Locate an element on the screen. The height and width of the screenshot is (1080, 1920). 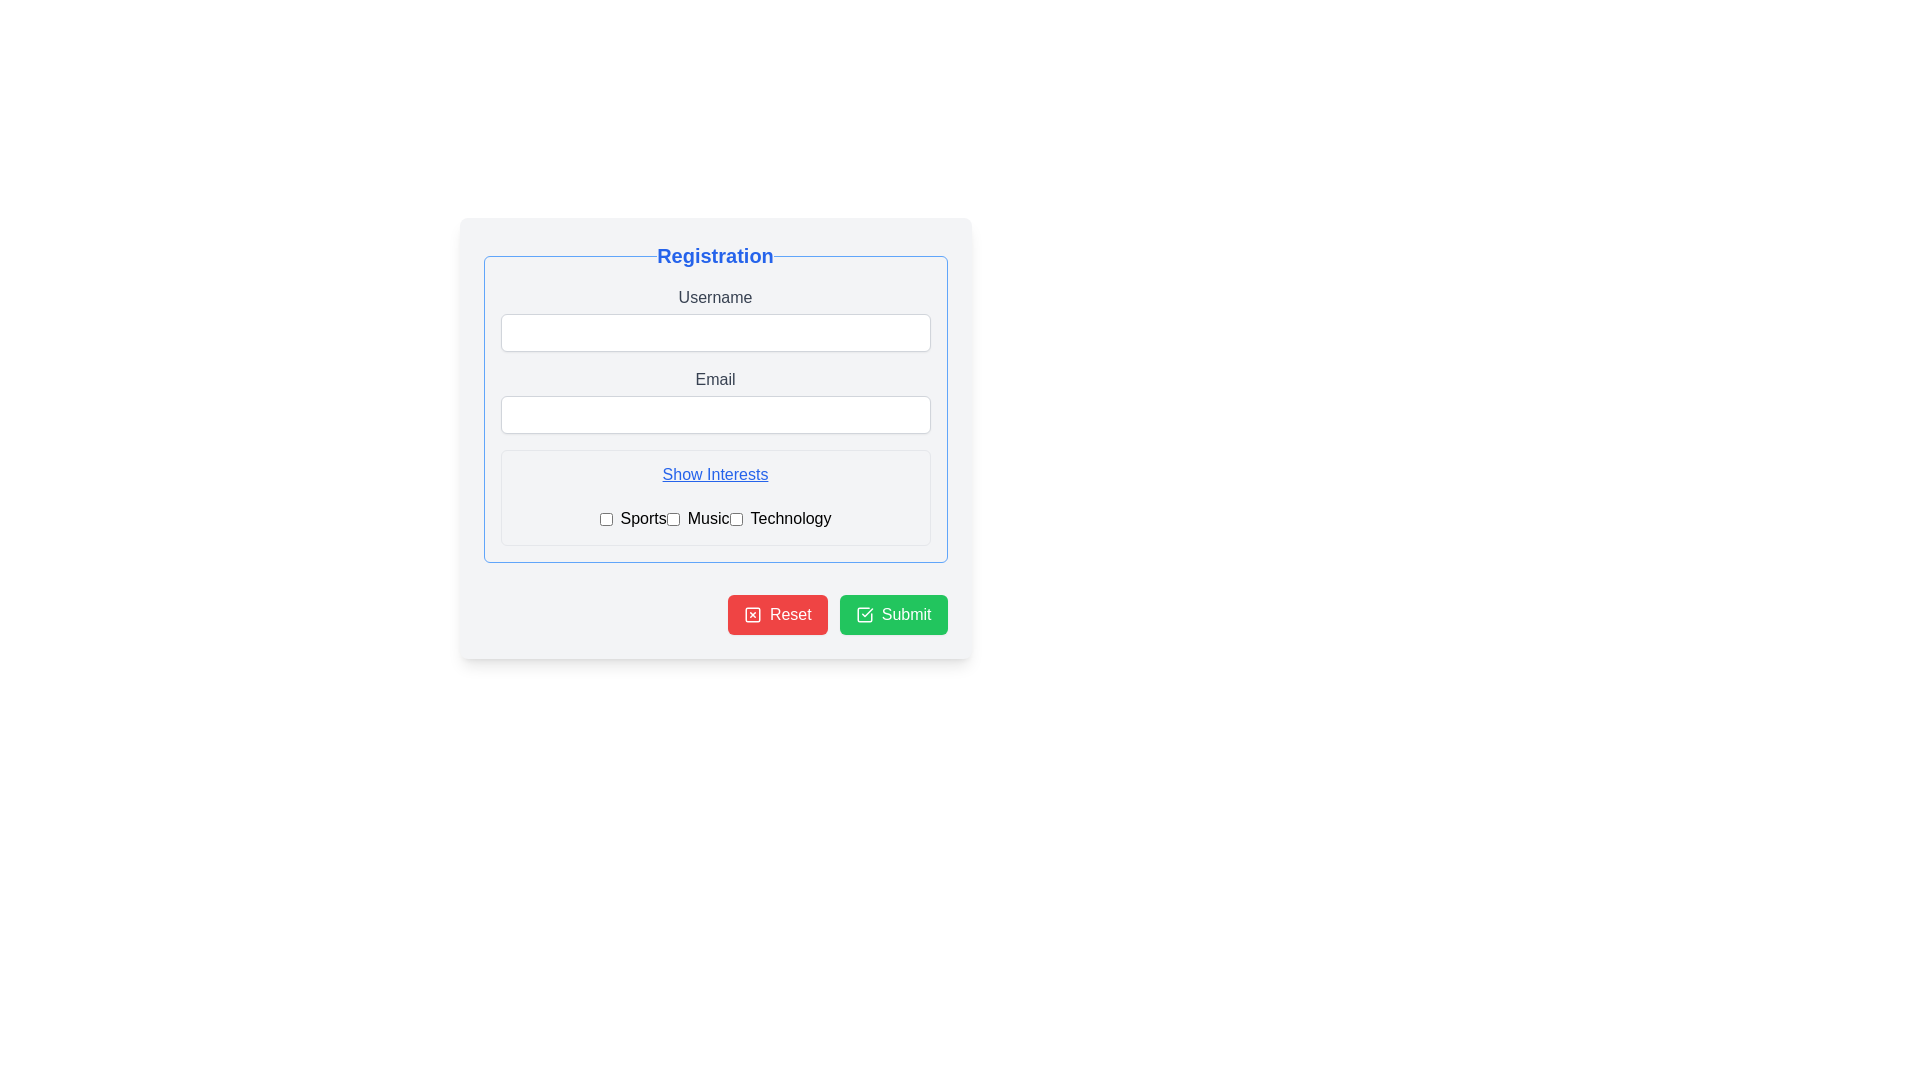
the checkbox labeled 'Technology' is located at coordinates (734, 518).